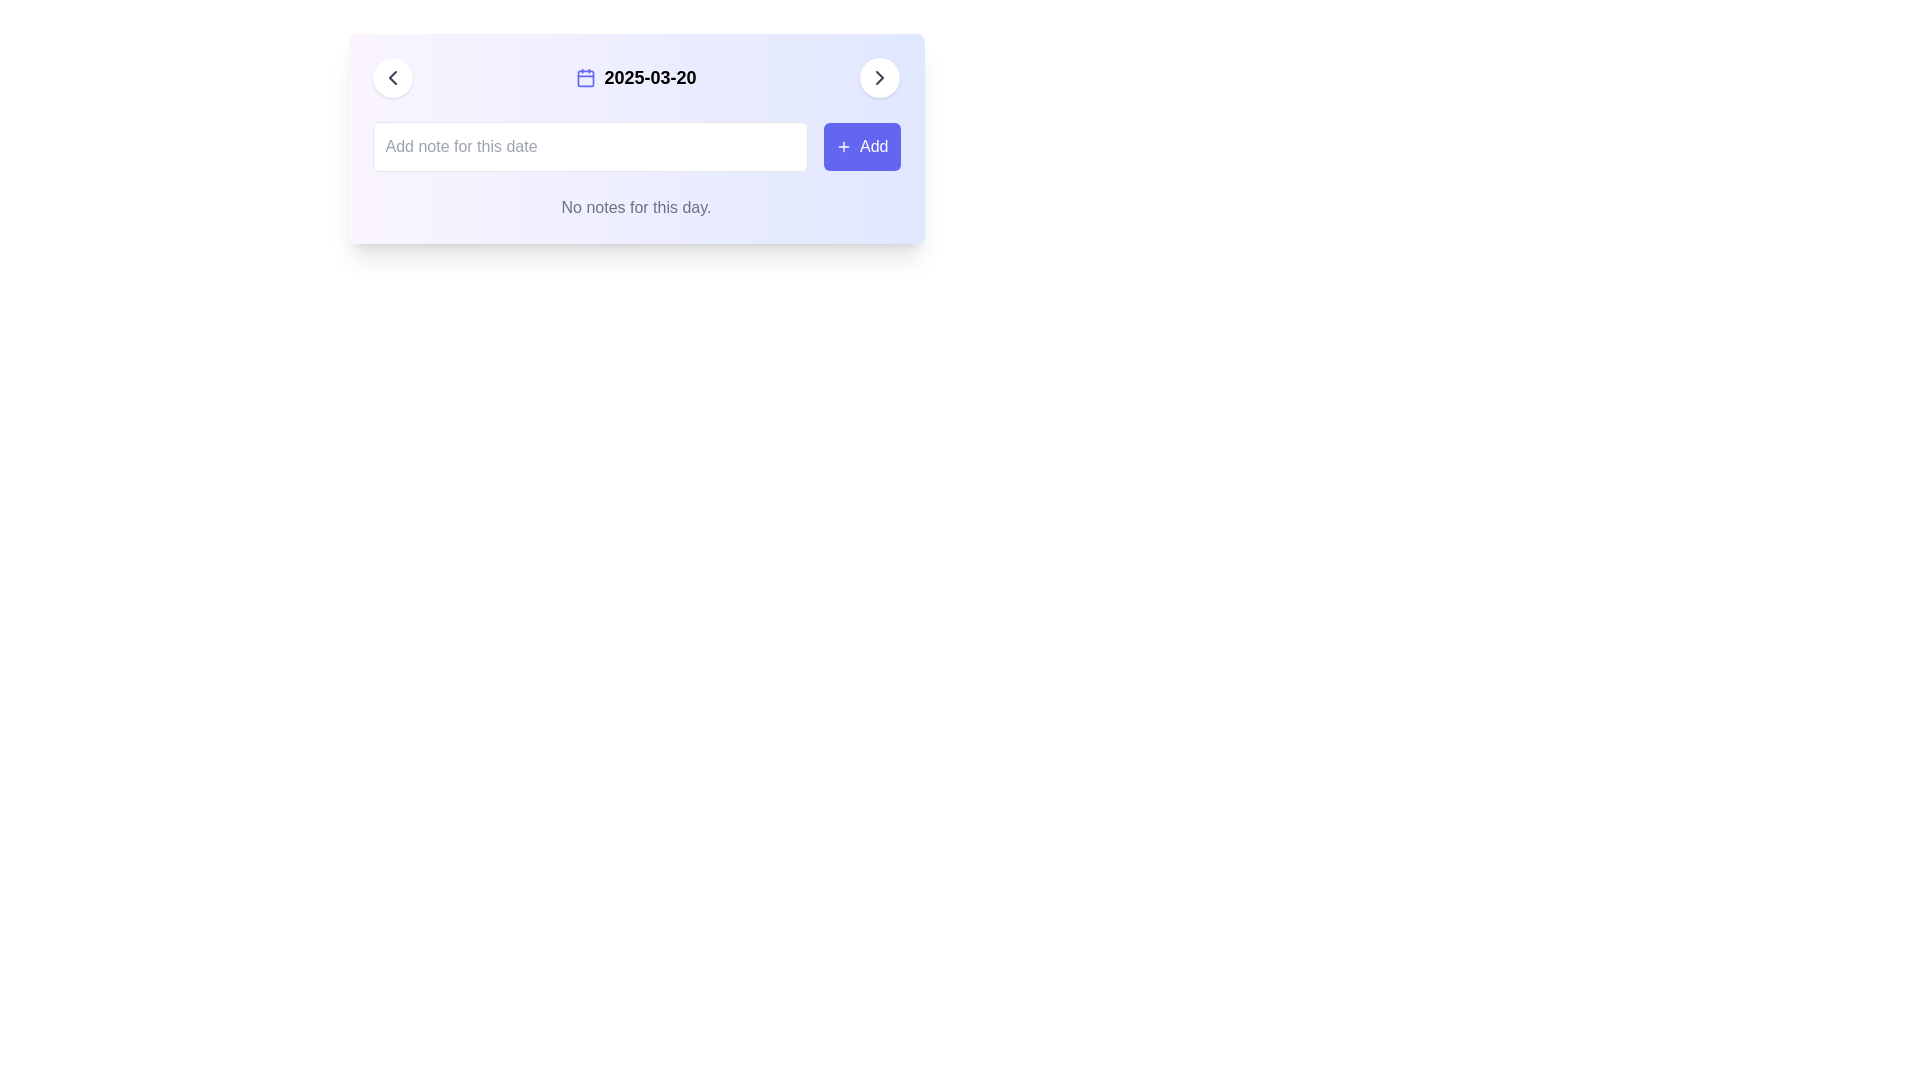  Describe the element at coordinates (844, 145) in the screenshot. I see `the 'Add' button located at the upper-right section of the form-like area` at that location.